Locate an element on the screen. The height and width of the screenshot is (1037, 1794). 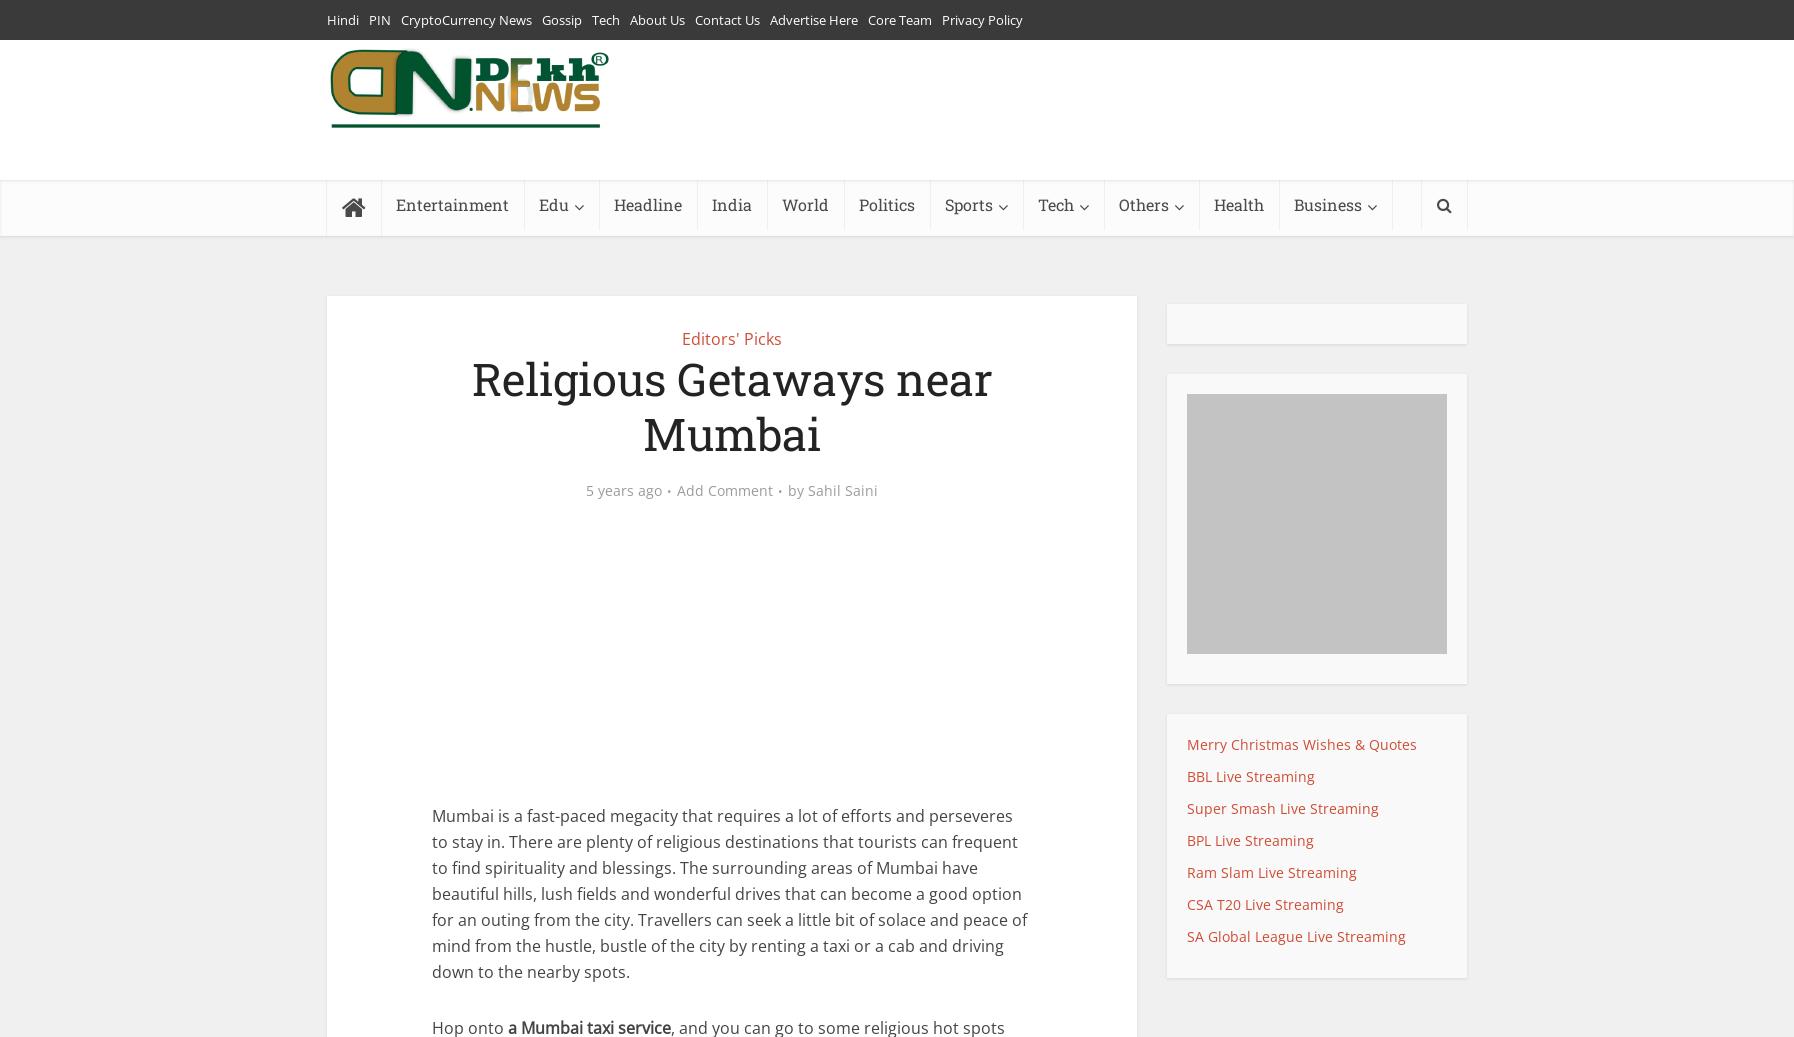
'5 years ago' is located at coordinates (623, 488).